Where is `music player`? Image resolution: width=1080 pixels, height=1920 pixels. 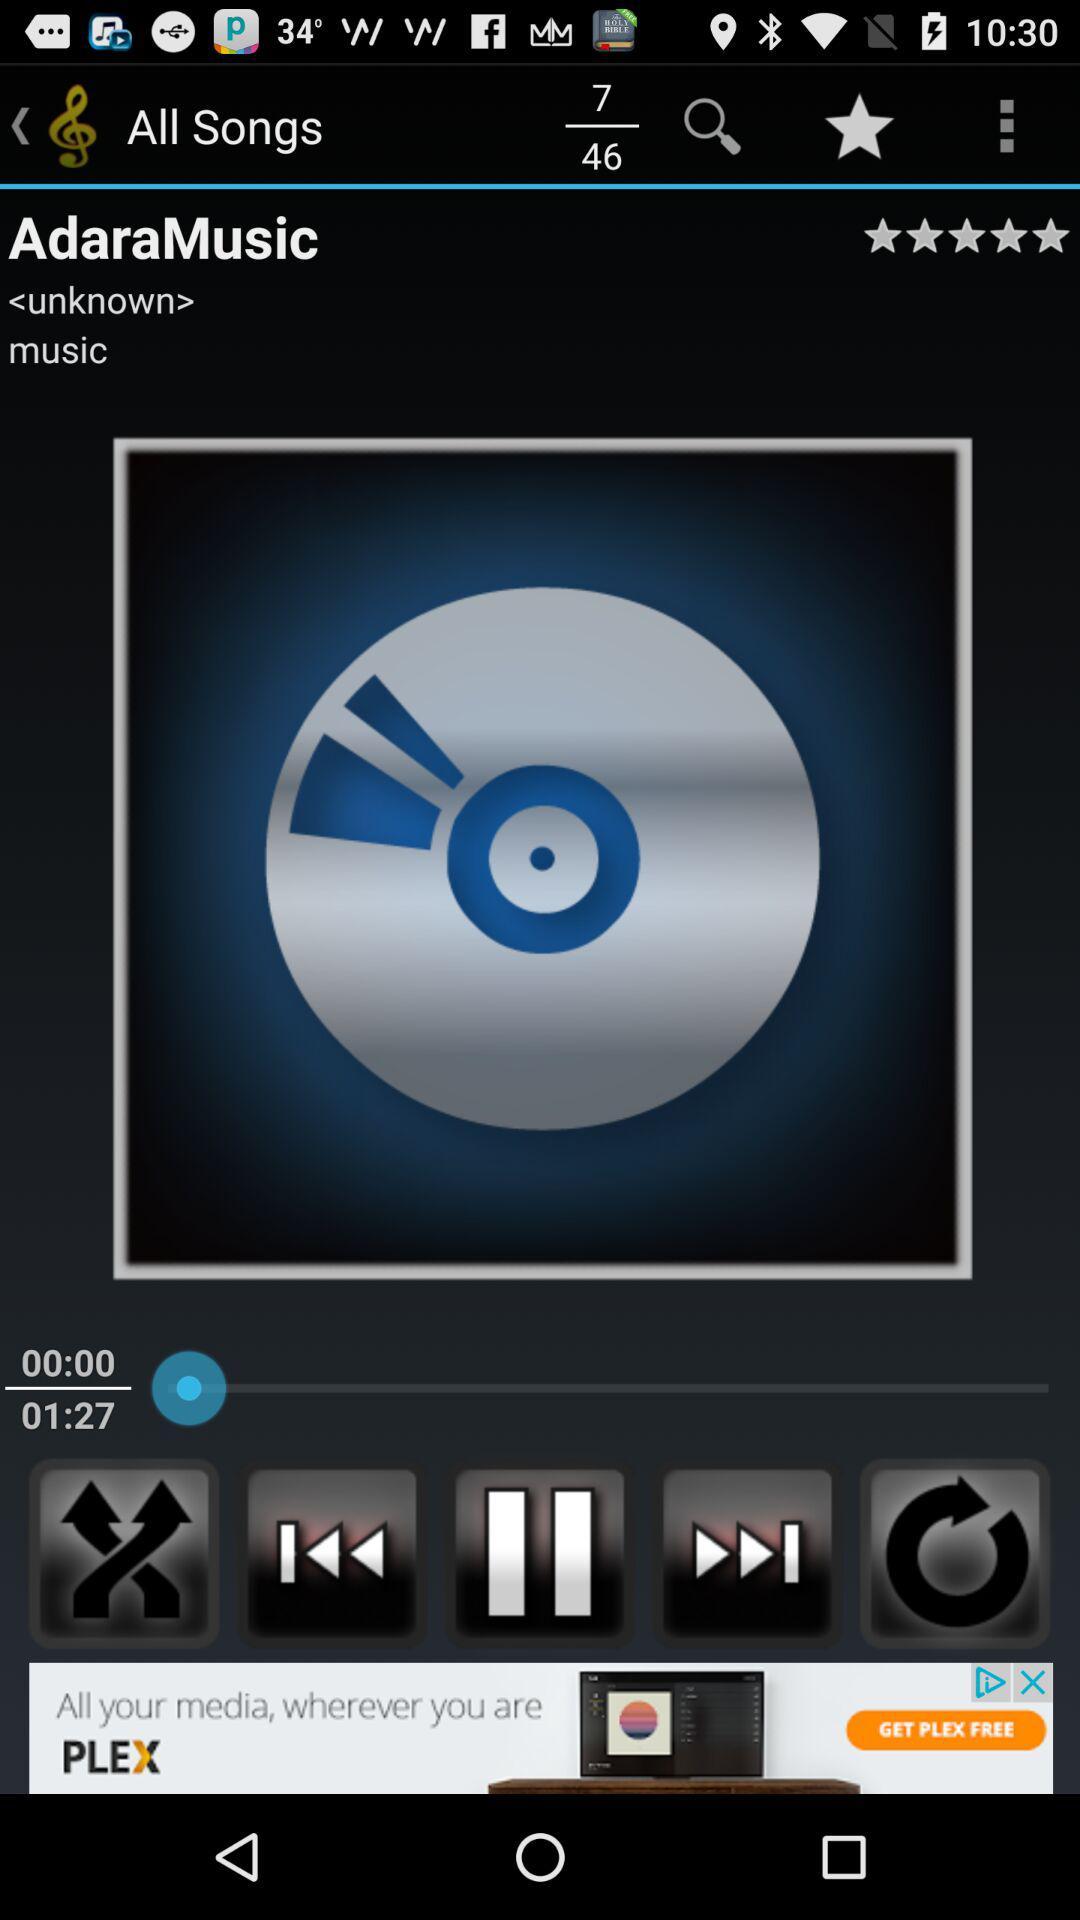
music player is located at coordinates (747, 1552).